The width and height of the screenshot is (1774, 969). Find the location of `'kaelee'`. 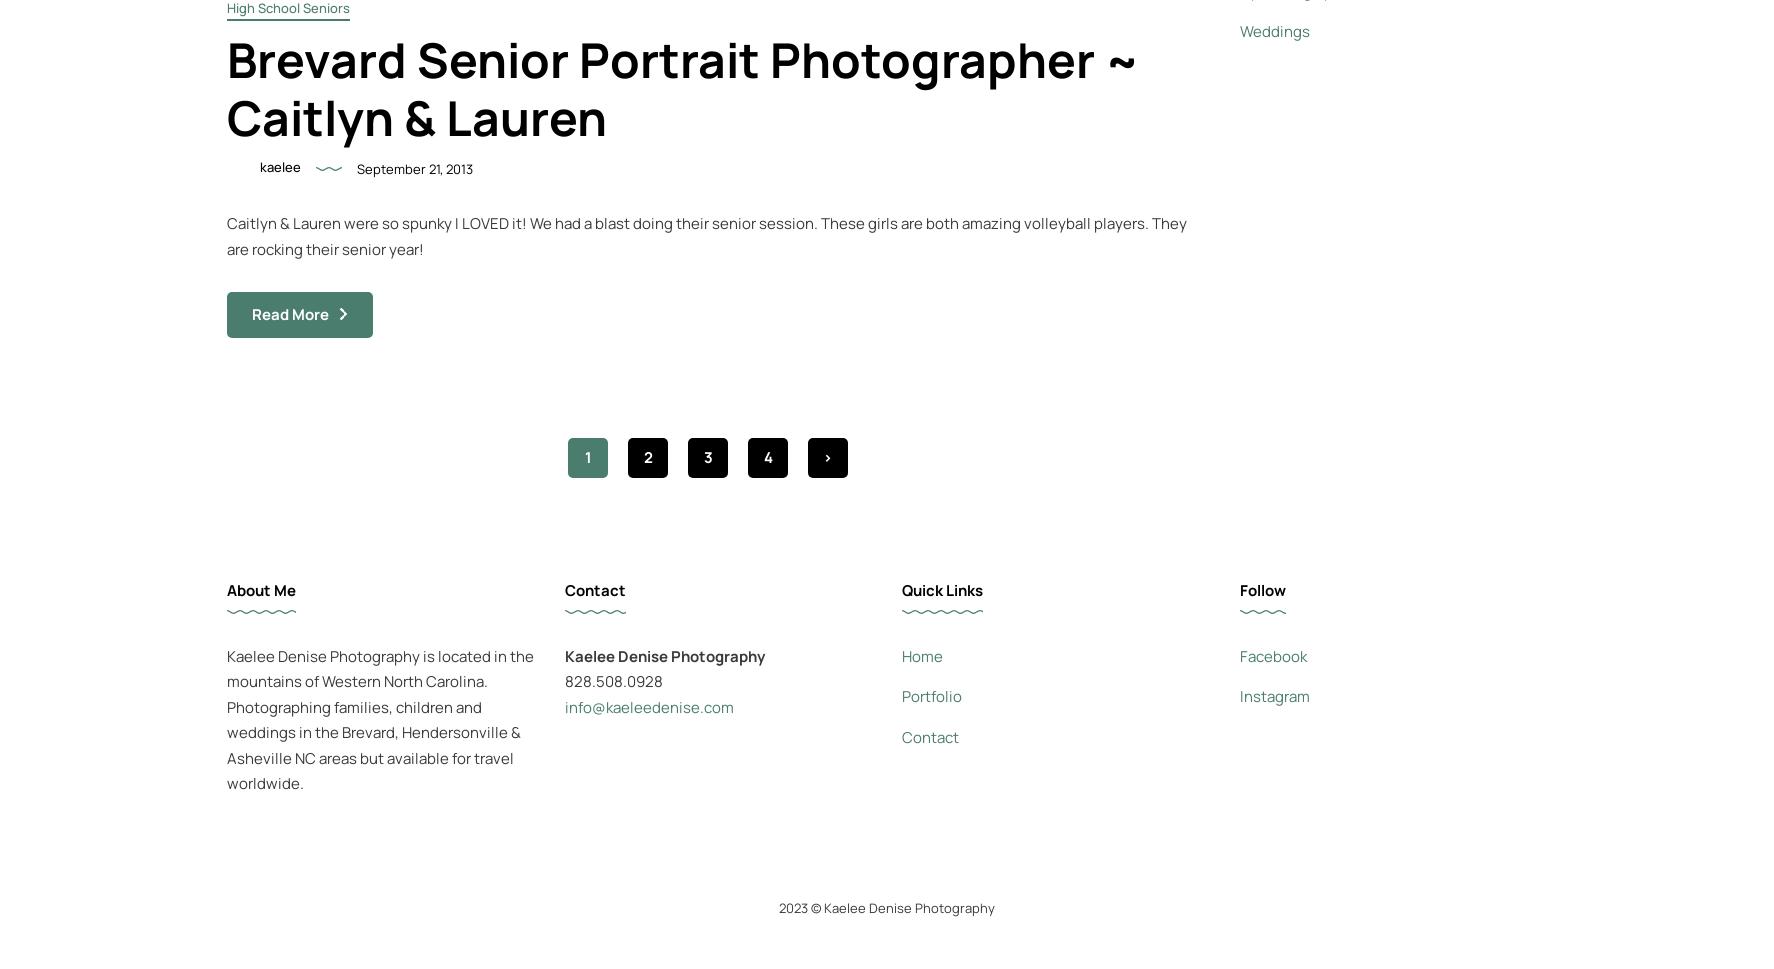

'kaelee' is located at coordinates (279, 165).